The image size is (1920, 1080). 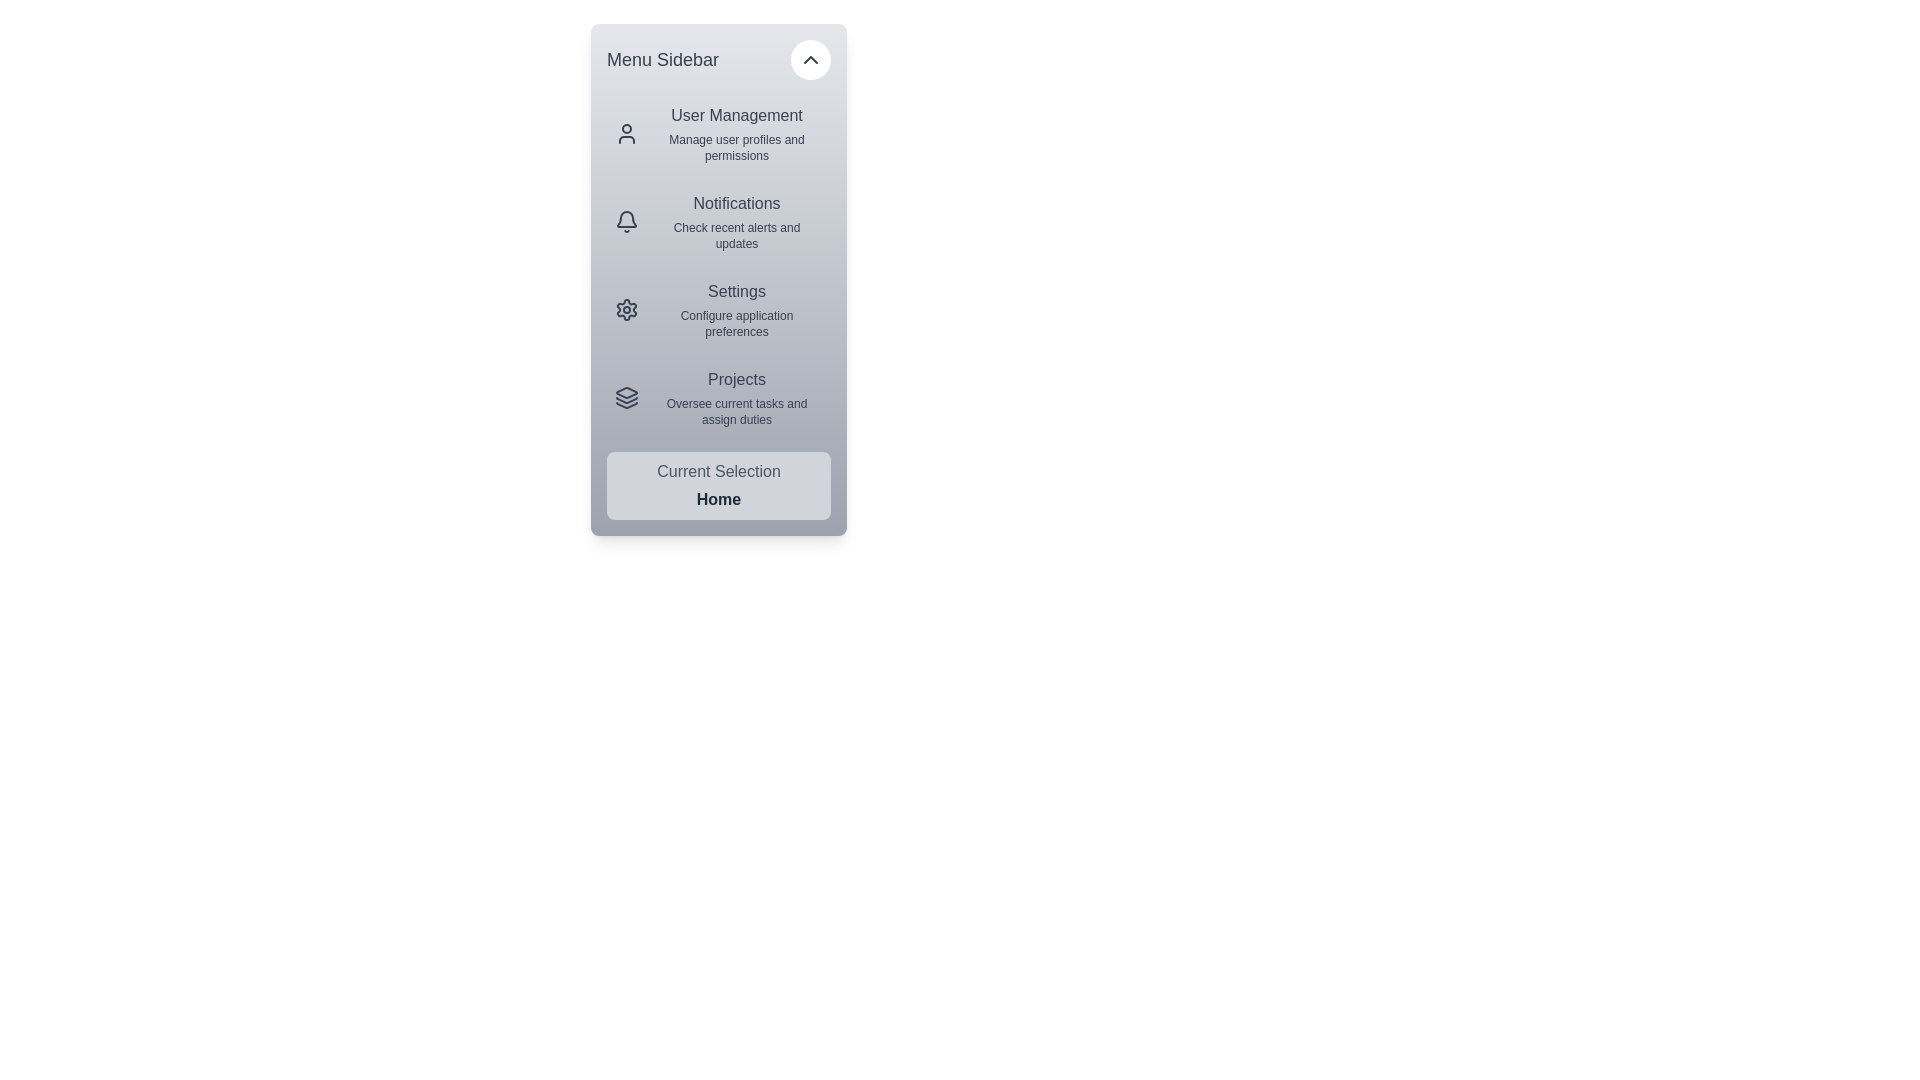 I want to click on the user profile icon in the sidebar menu, so click(x=626, y=134).